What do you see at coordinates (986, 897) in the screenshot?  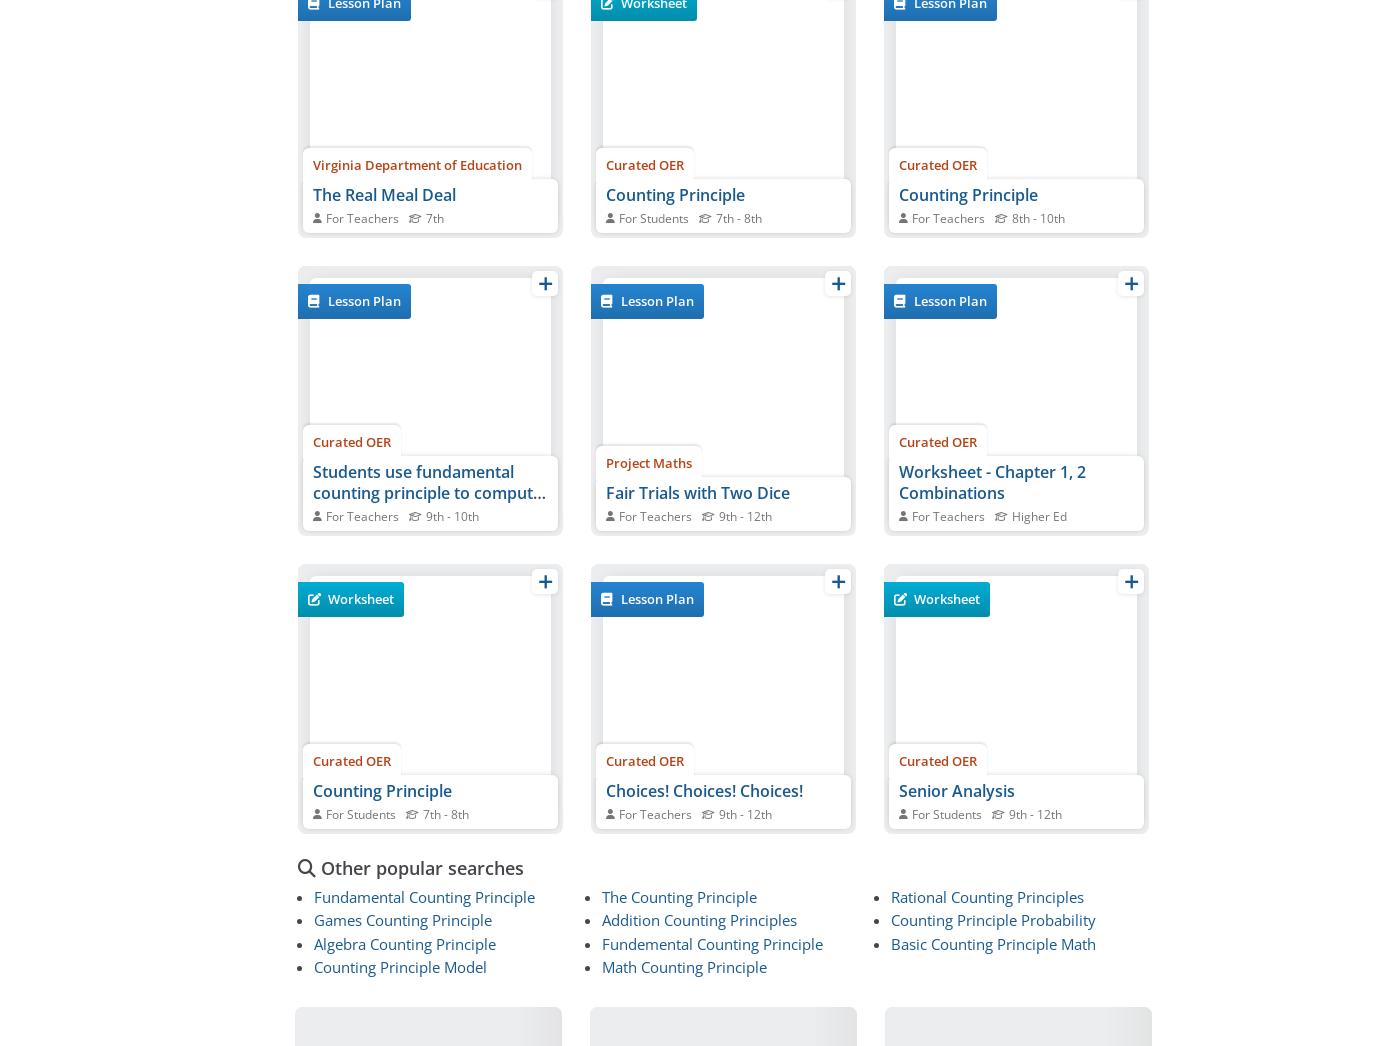 I see `'Rational Counting Principles'` at bounding box center [986, 897].